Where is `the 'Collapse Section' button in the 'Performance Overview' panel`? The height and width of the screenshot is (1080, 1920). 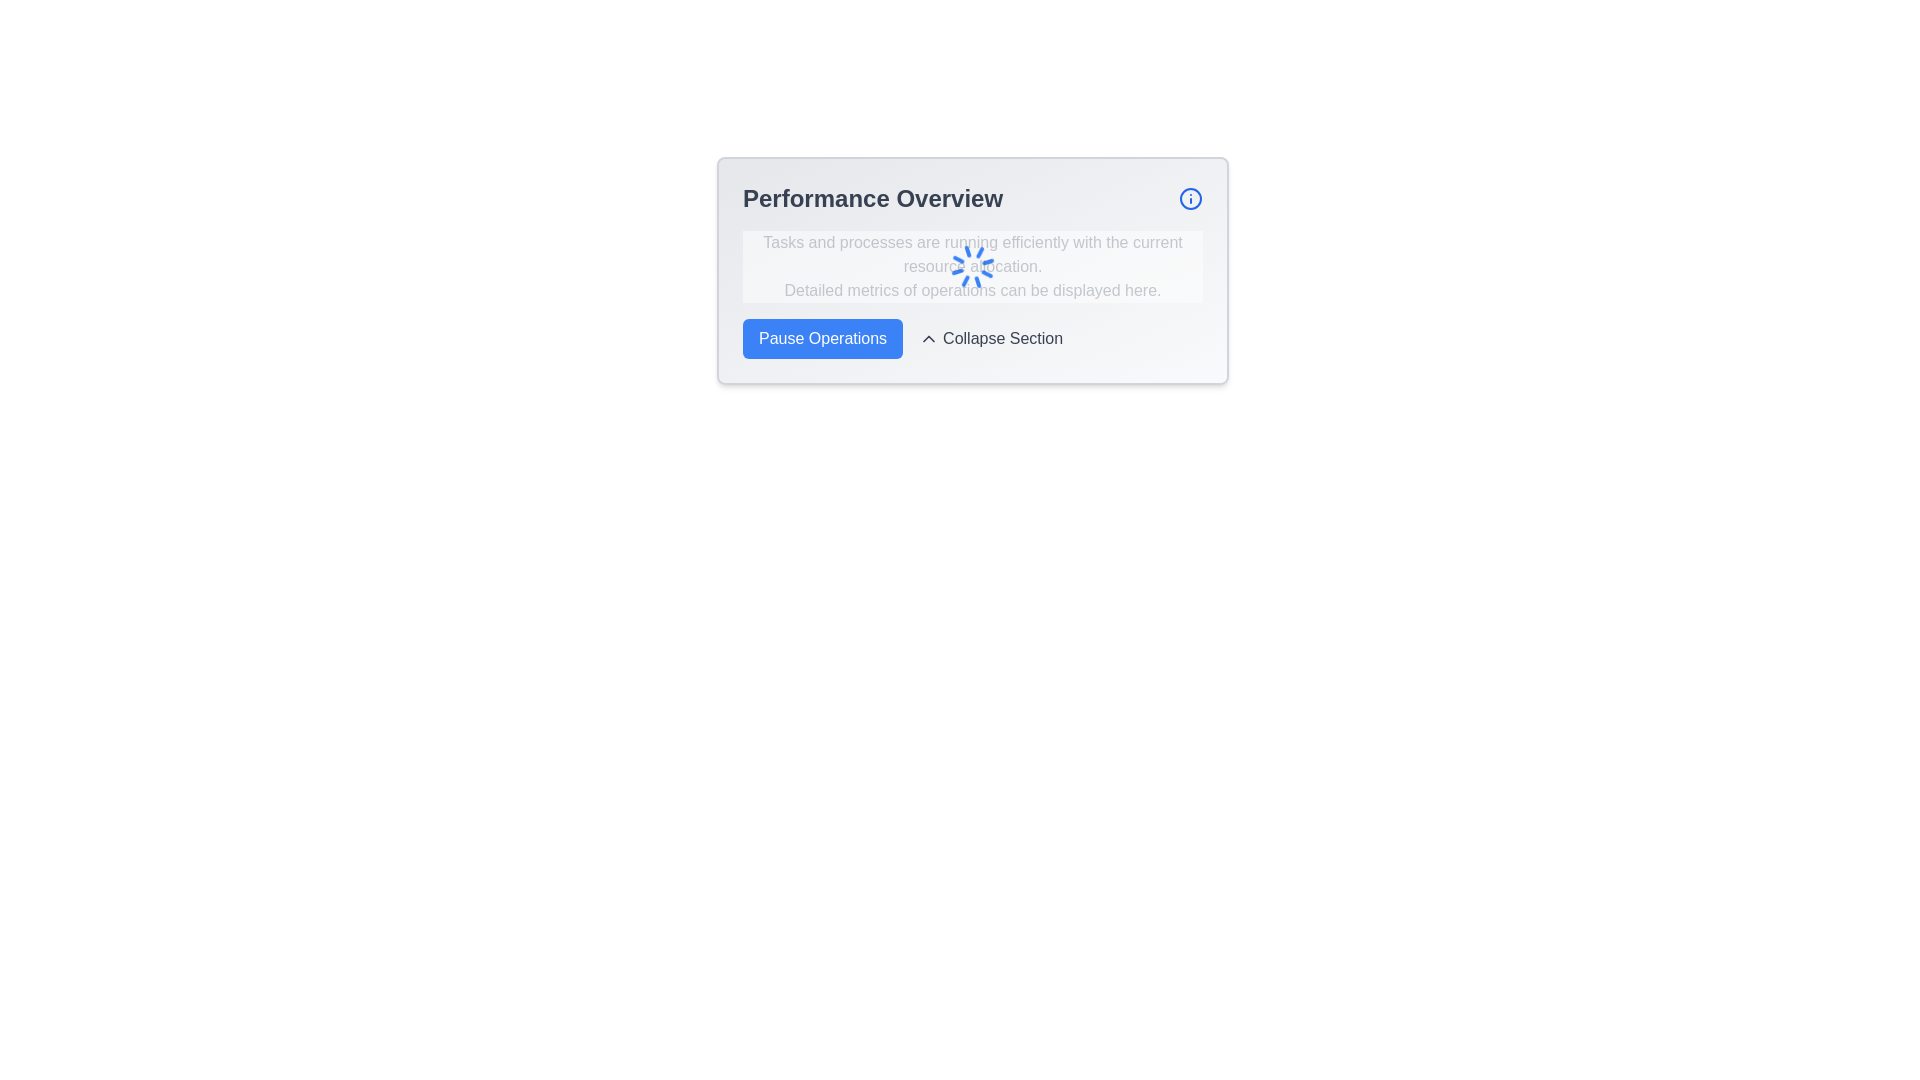 the 'Collapse Section' button in the 'Performance Overview' panel is located at coordinates (973, 338).